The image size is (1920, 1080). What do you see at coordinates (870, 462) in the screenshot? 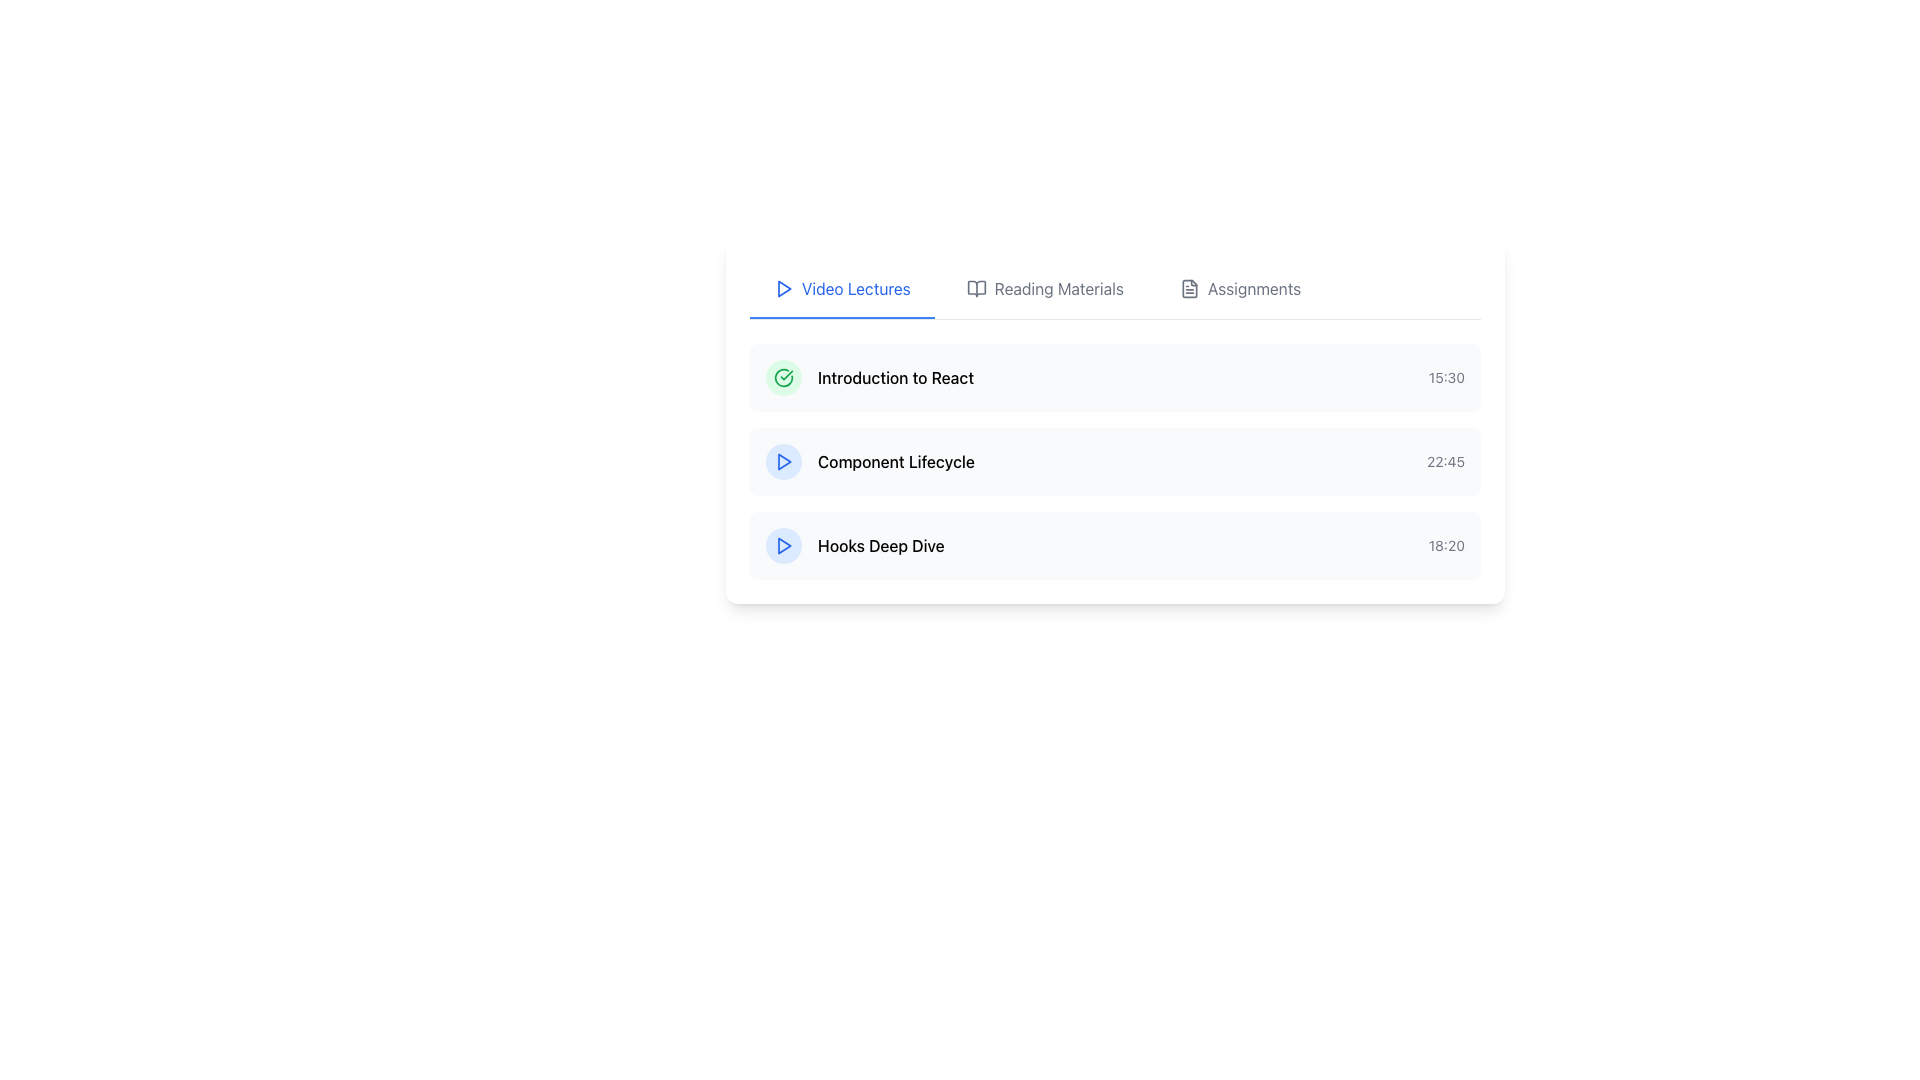
I see `the 'Component Lifecycle' button, which features a blue play icon and is the second item in a list of lecture topics` at bounding box center [870, 462].